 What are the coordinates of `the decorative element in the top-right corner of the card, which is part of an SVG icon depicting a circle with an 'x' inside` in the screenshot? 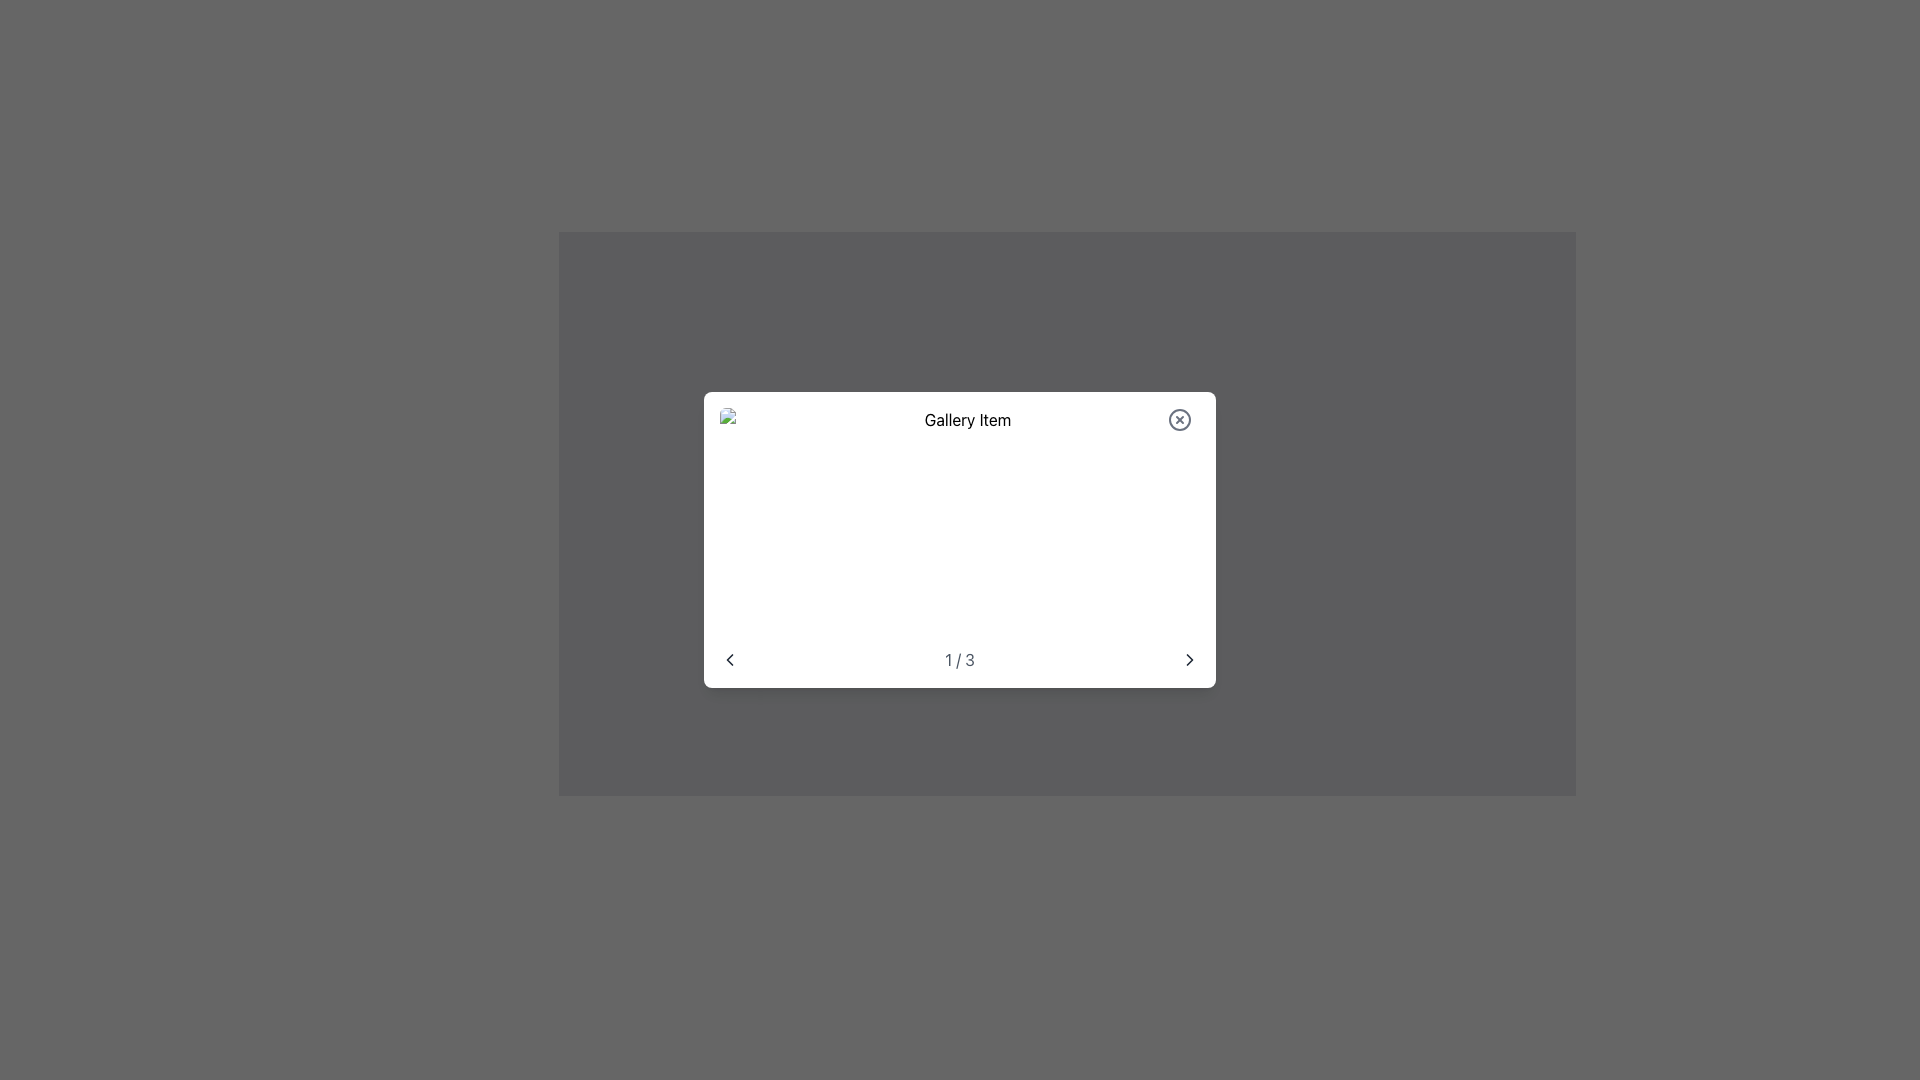 It's located at (1180, 419).